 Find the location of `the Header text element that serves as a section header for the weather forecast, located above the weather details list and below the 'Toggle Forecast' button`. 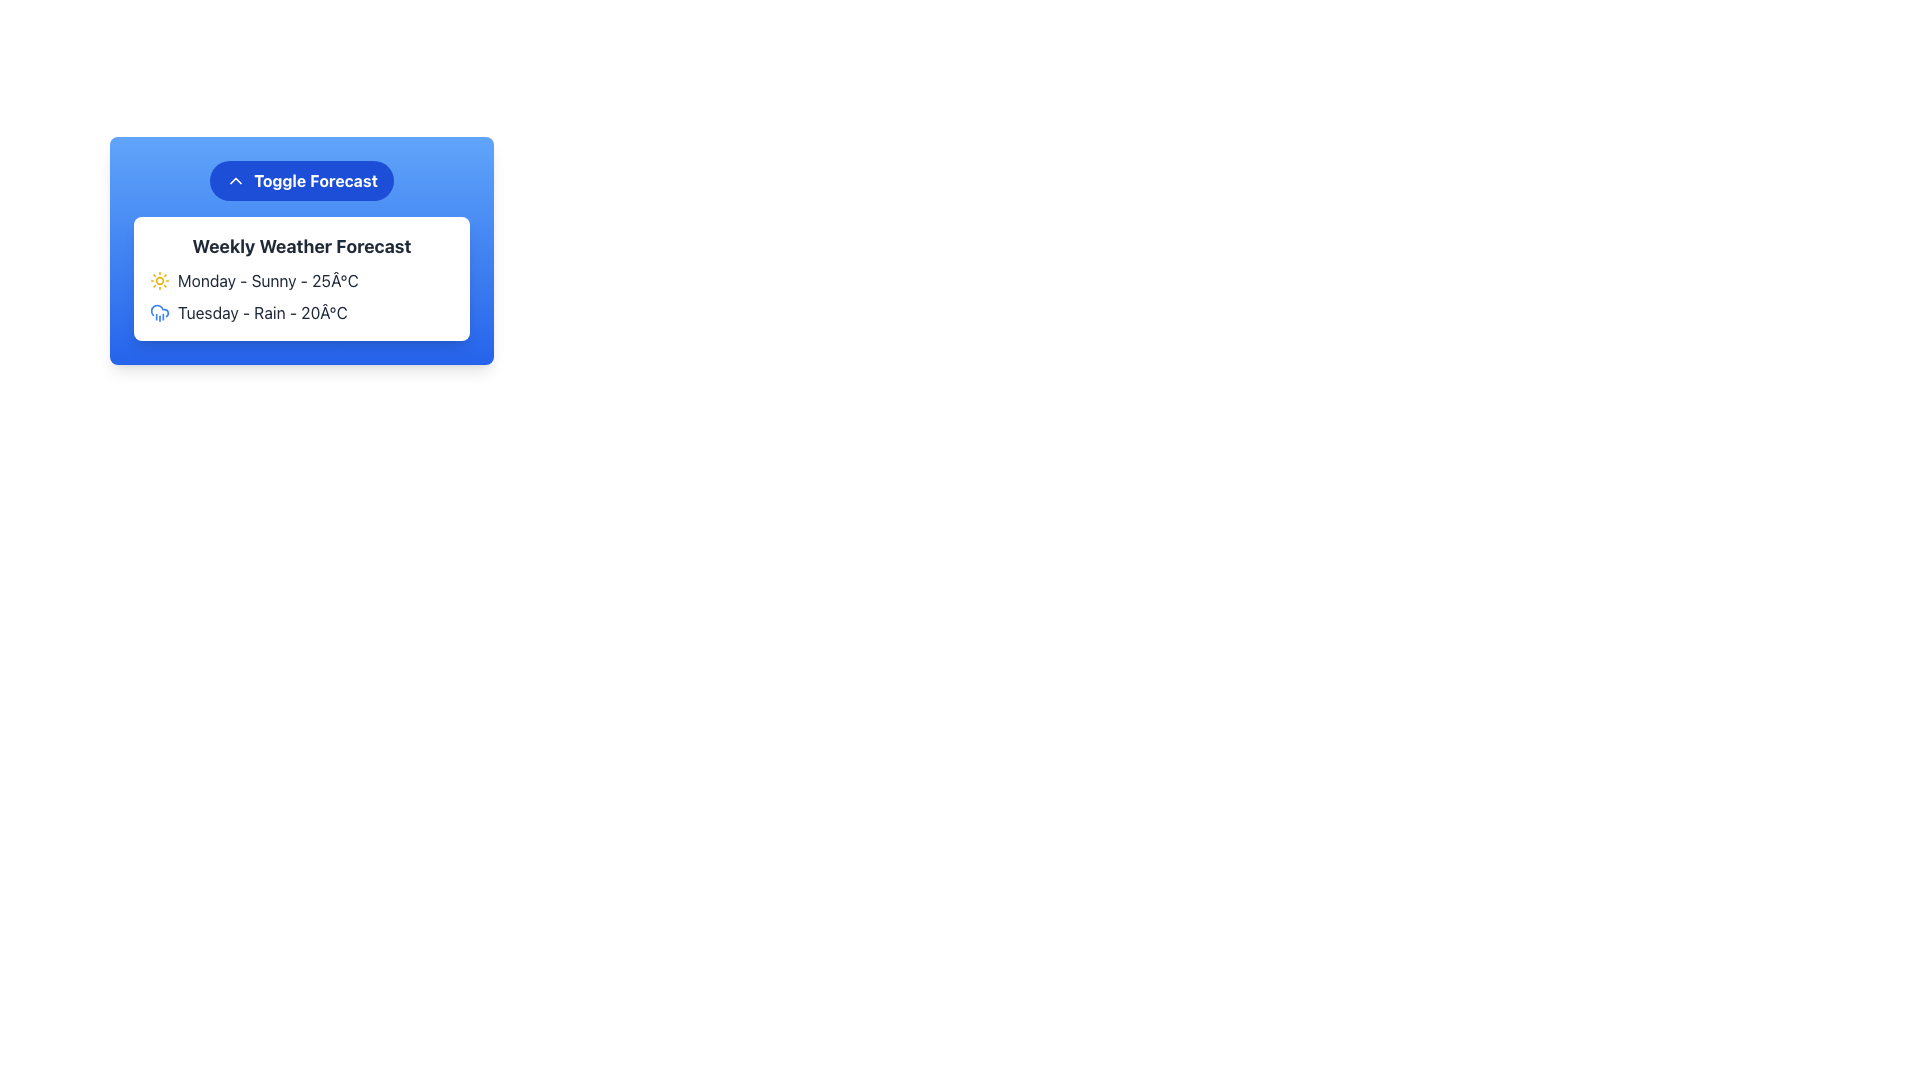

the Header text element that serves as a section header for the weather forecast, located above the weather details list and below the 'Toggle Forecast' button is located at coordinates (301, 245).